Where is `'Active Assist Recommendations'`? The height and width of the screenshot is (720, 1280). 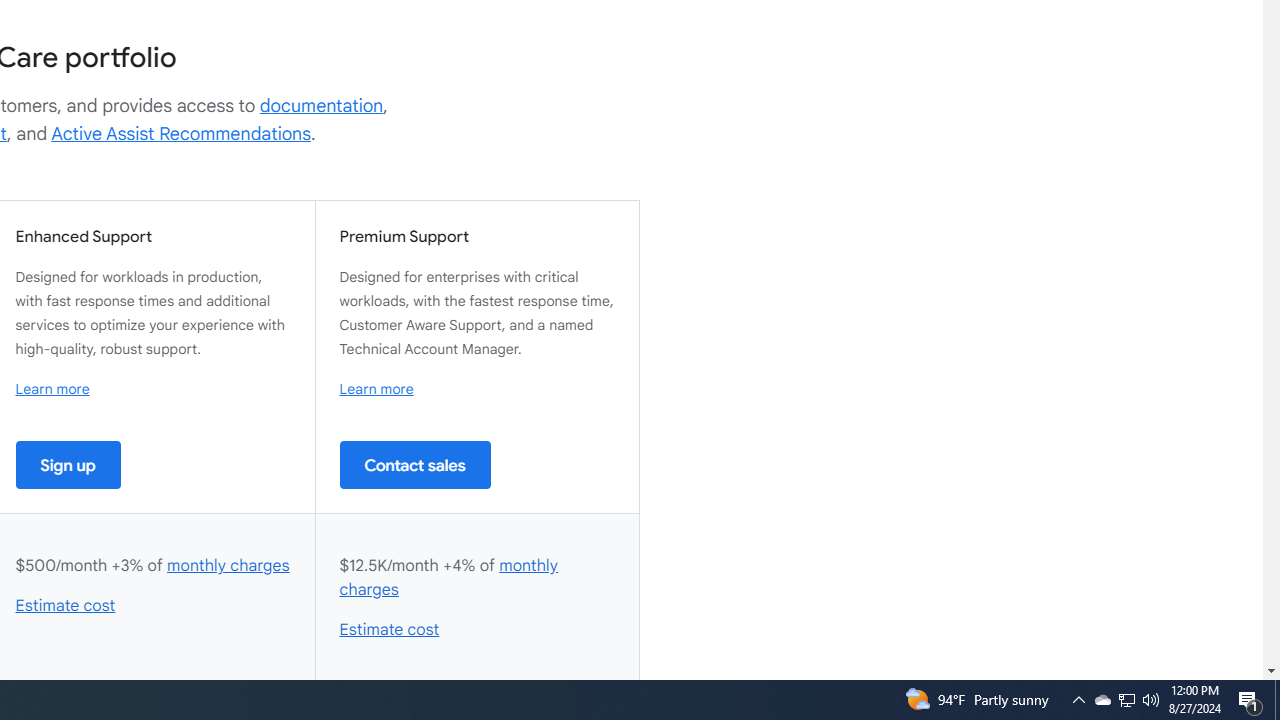
'Active Assist Recommendations' is located at coordinates (181, 133).